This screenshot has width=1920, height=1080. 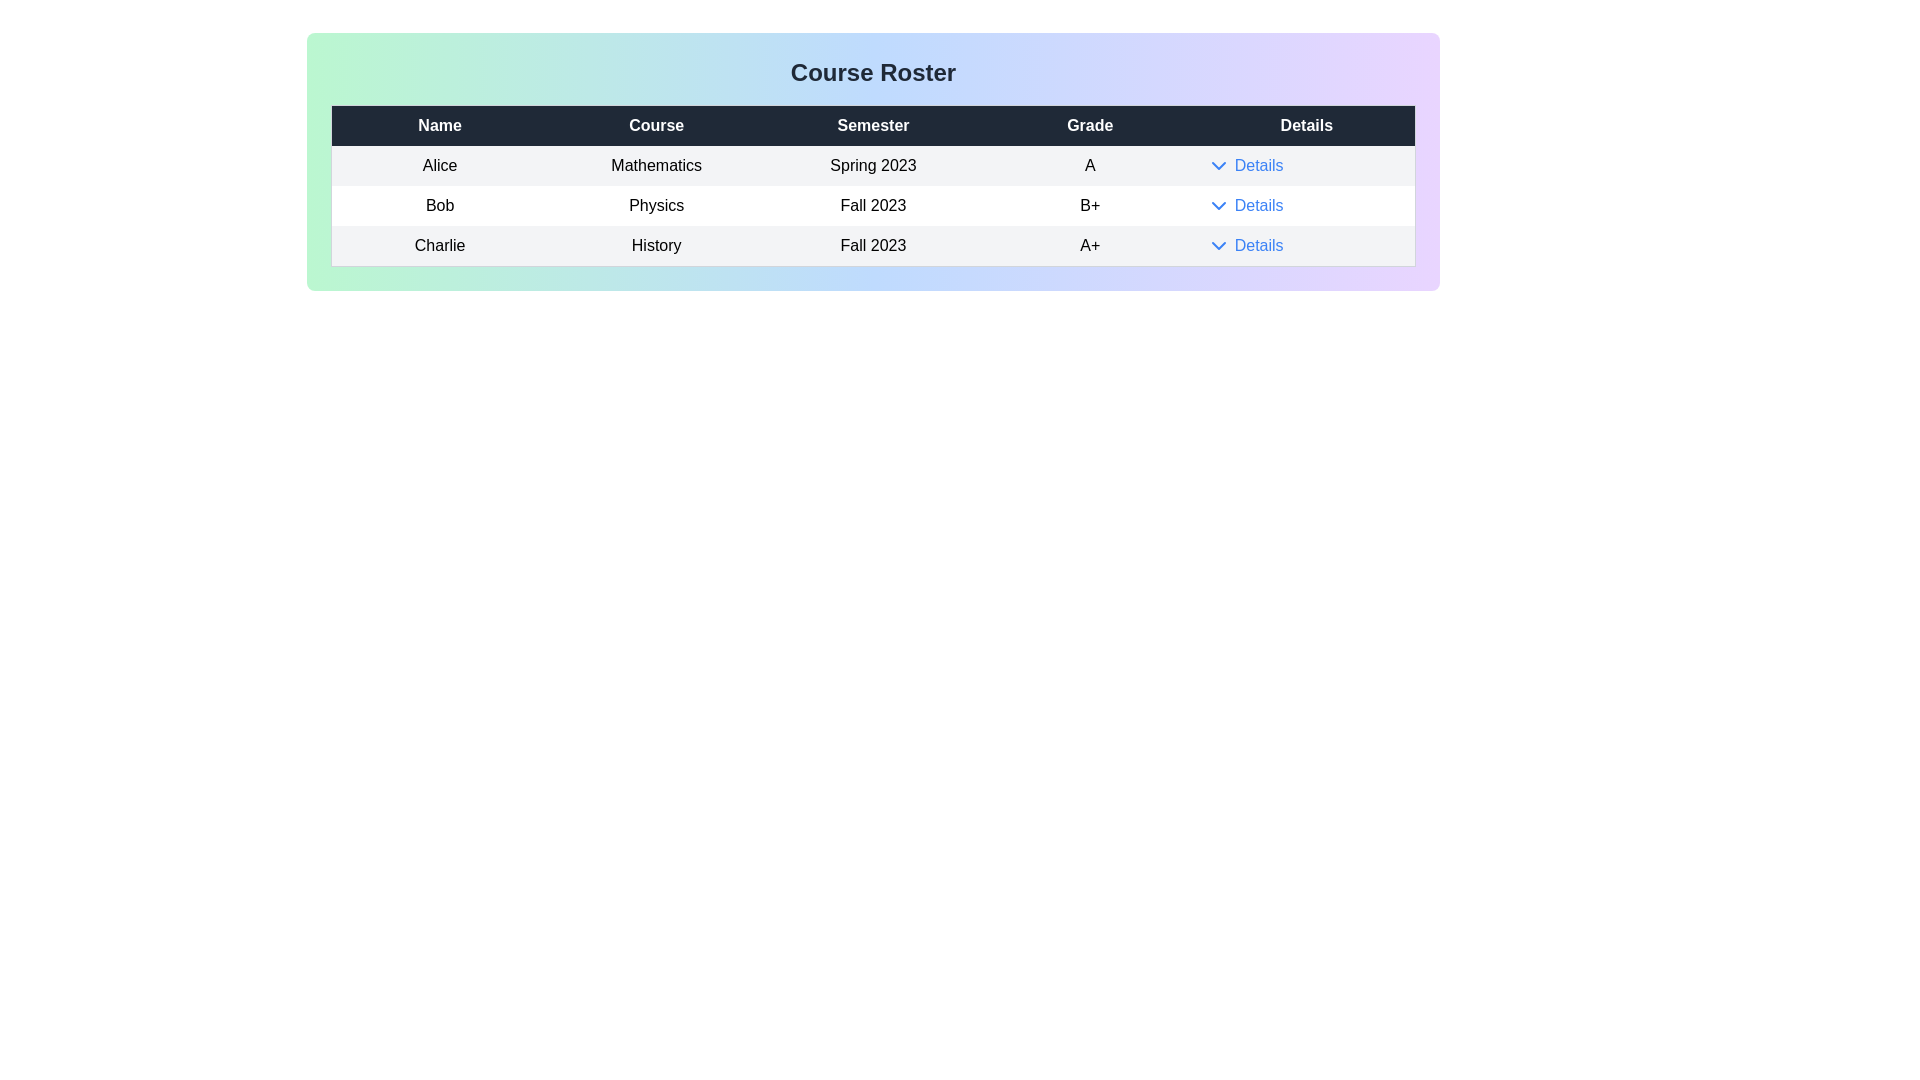 I want to click on the text label displaying 'Fall 2023' in the 'Semester' column associated with student 'Charlie' and the course 'History', so click(x=873, y=245).